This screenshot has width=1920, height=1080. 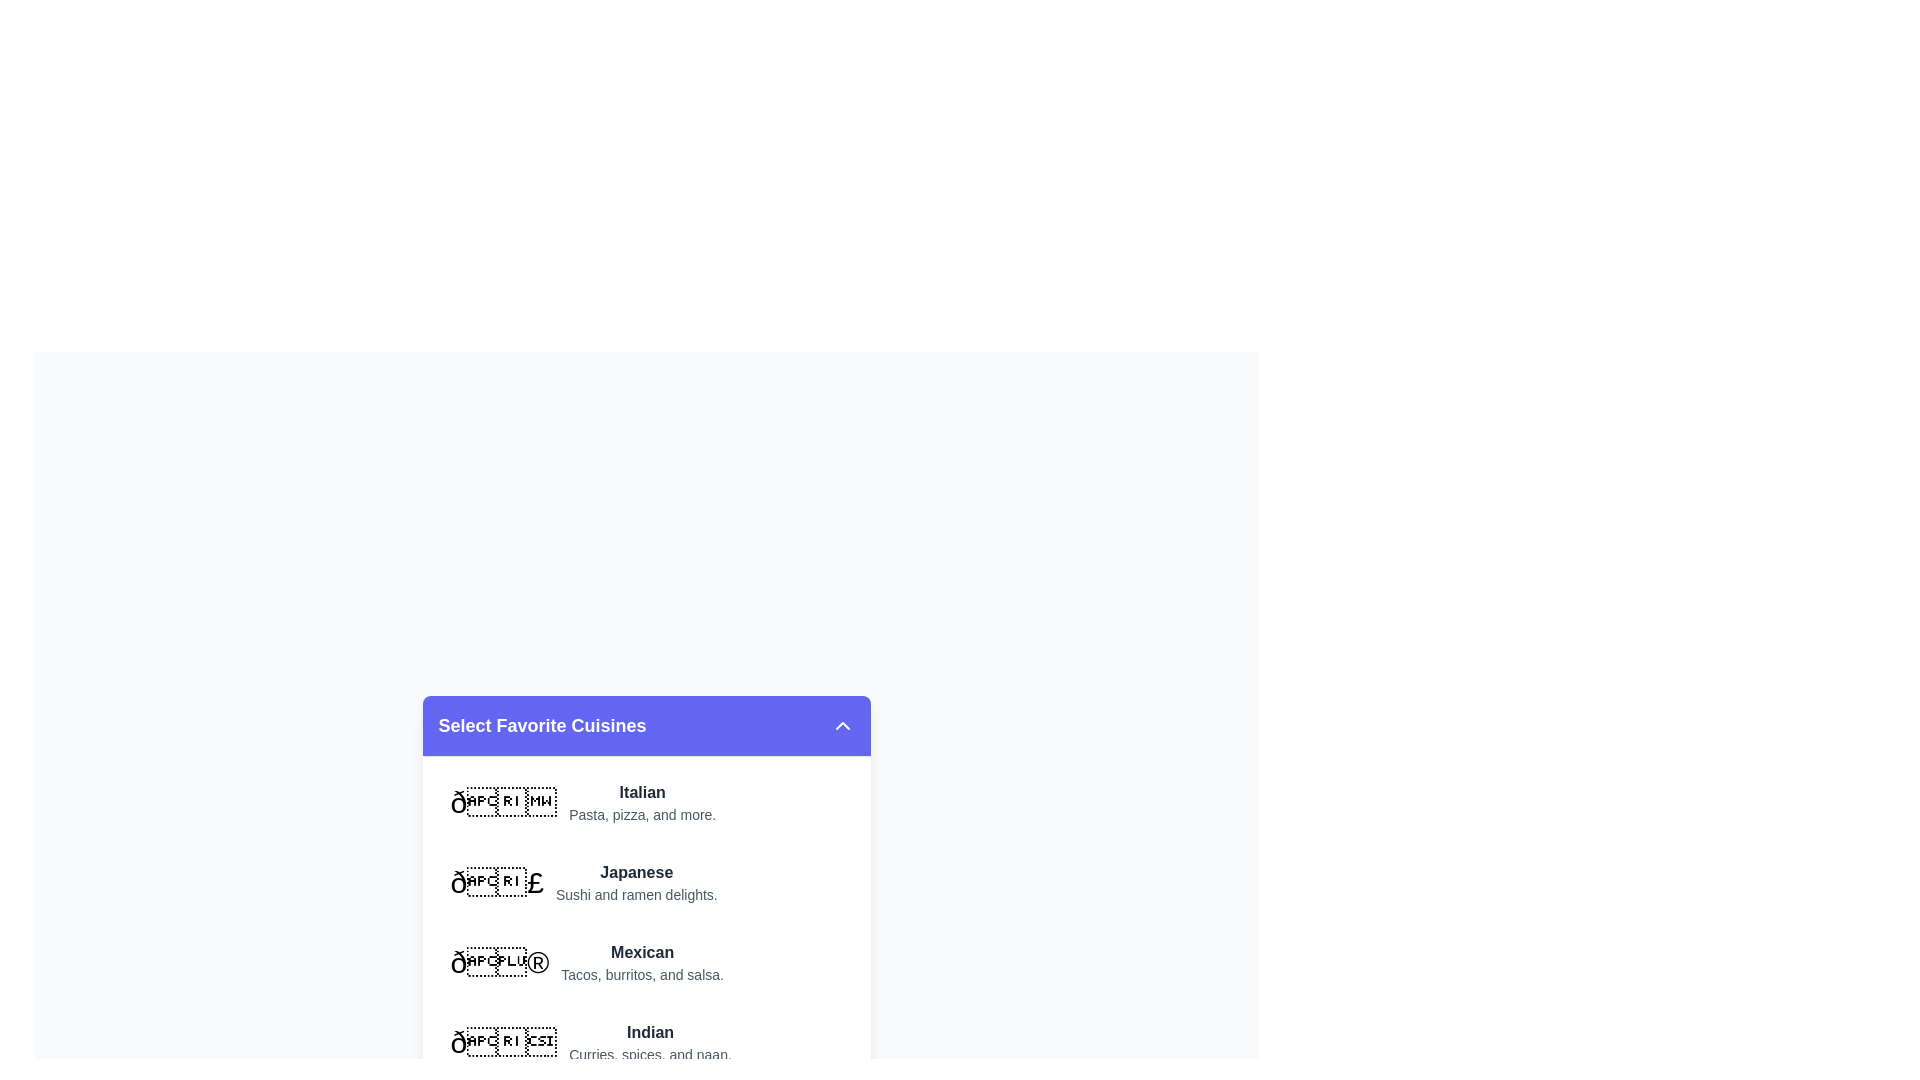 What do you see at coordinates (646, 1041) in the screenshot?
I see `the fourth item in the selection menu labeled 'Select Favorite Cuisines' which represents Indian cuisine options` at bounding box center [646, 1041].